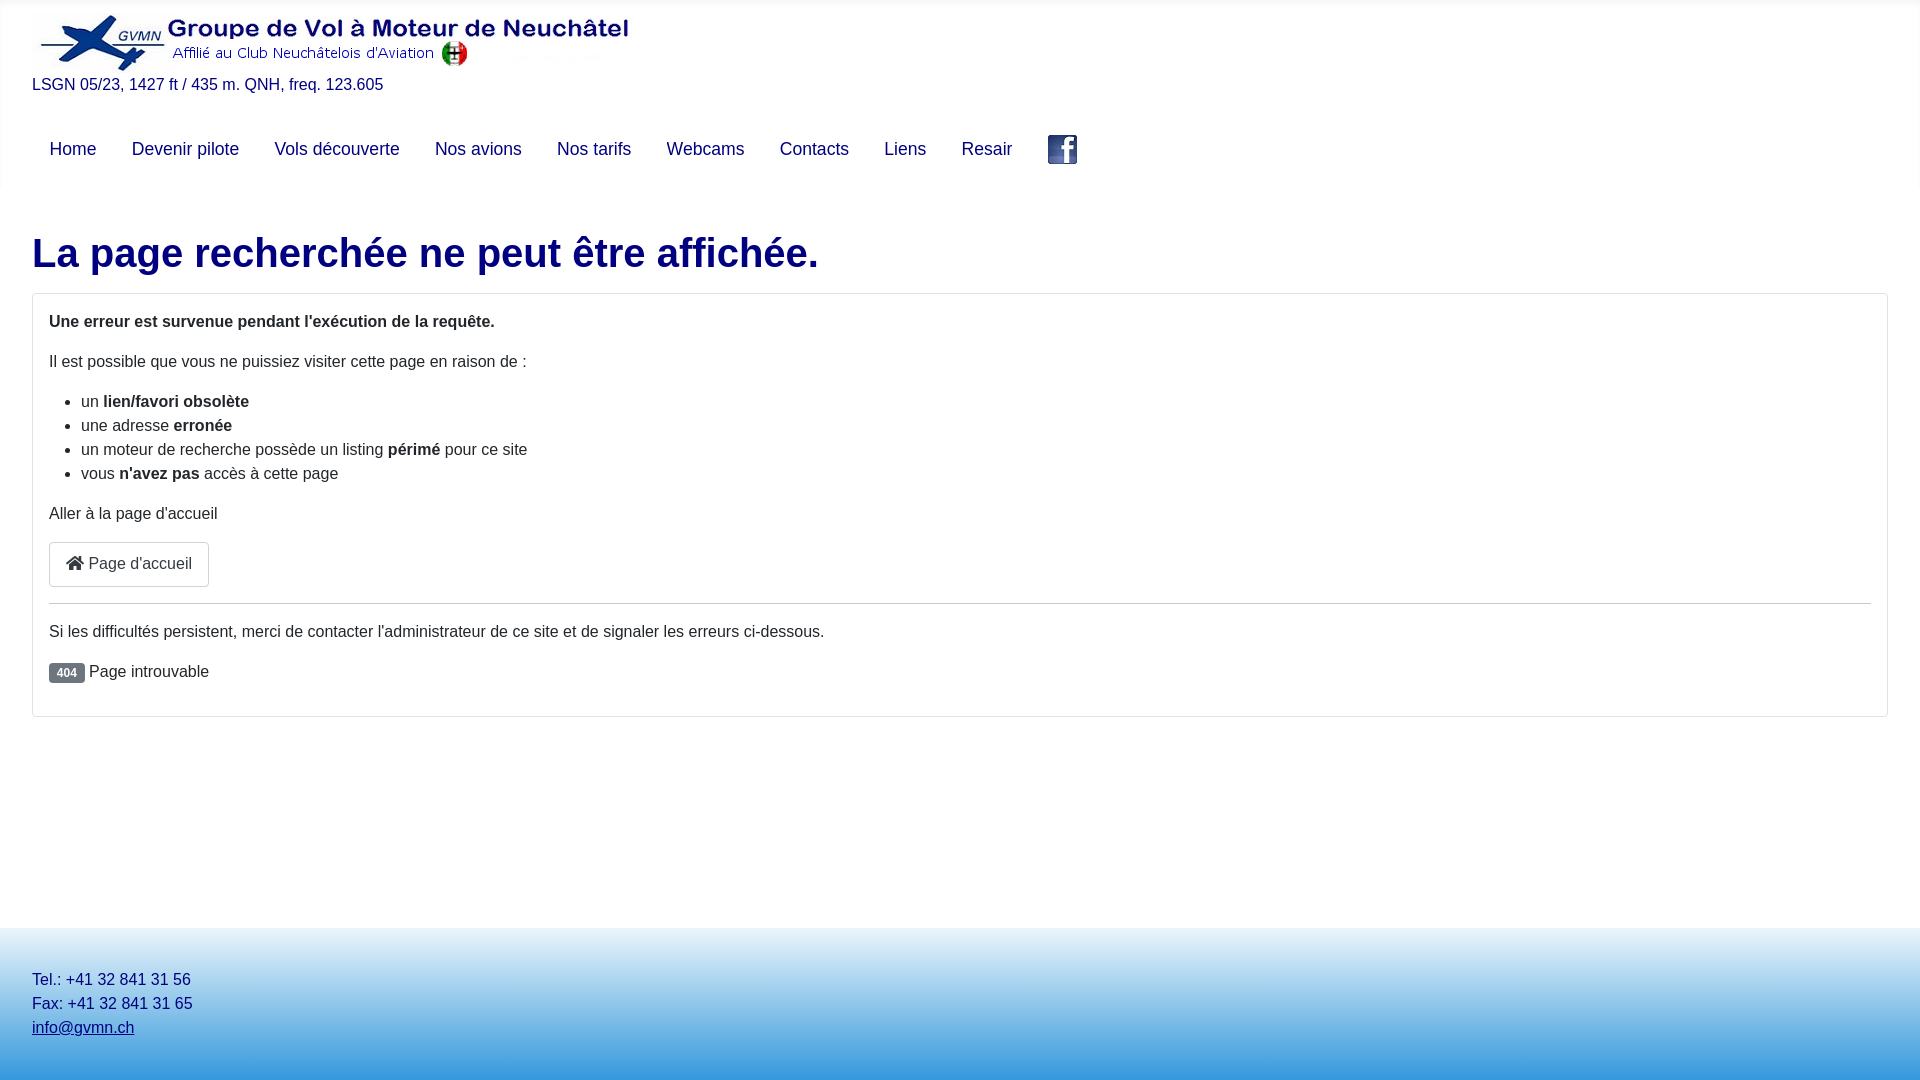 The image size is (1920, 1080). I want to click on 'Devenir pilote', so click(186, 148).